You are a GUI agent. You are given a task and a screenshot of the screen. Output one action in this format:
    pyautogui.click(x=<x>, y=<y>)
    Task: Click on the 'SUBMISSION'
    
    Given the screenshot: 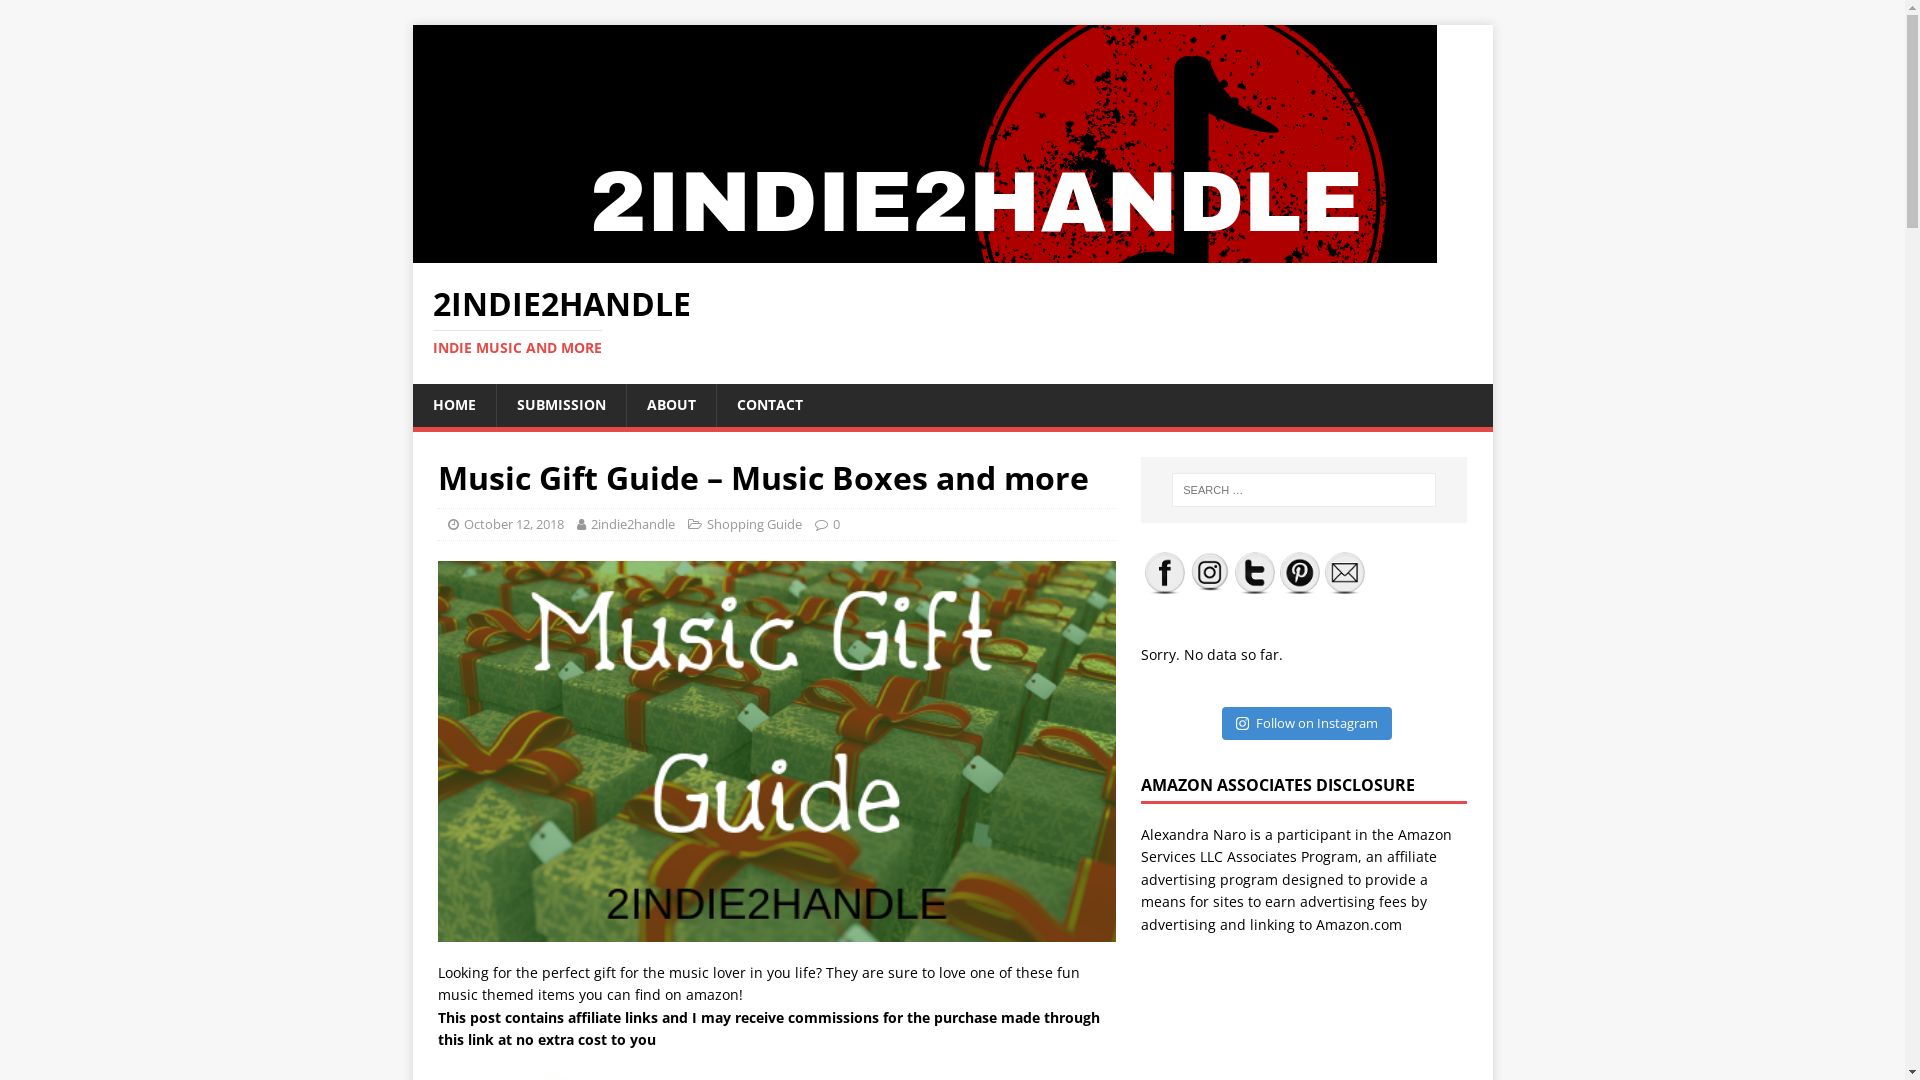 What is the action you would take?
    pyautogui.click(x=560, y=405)
    